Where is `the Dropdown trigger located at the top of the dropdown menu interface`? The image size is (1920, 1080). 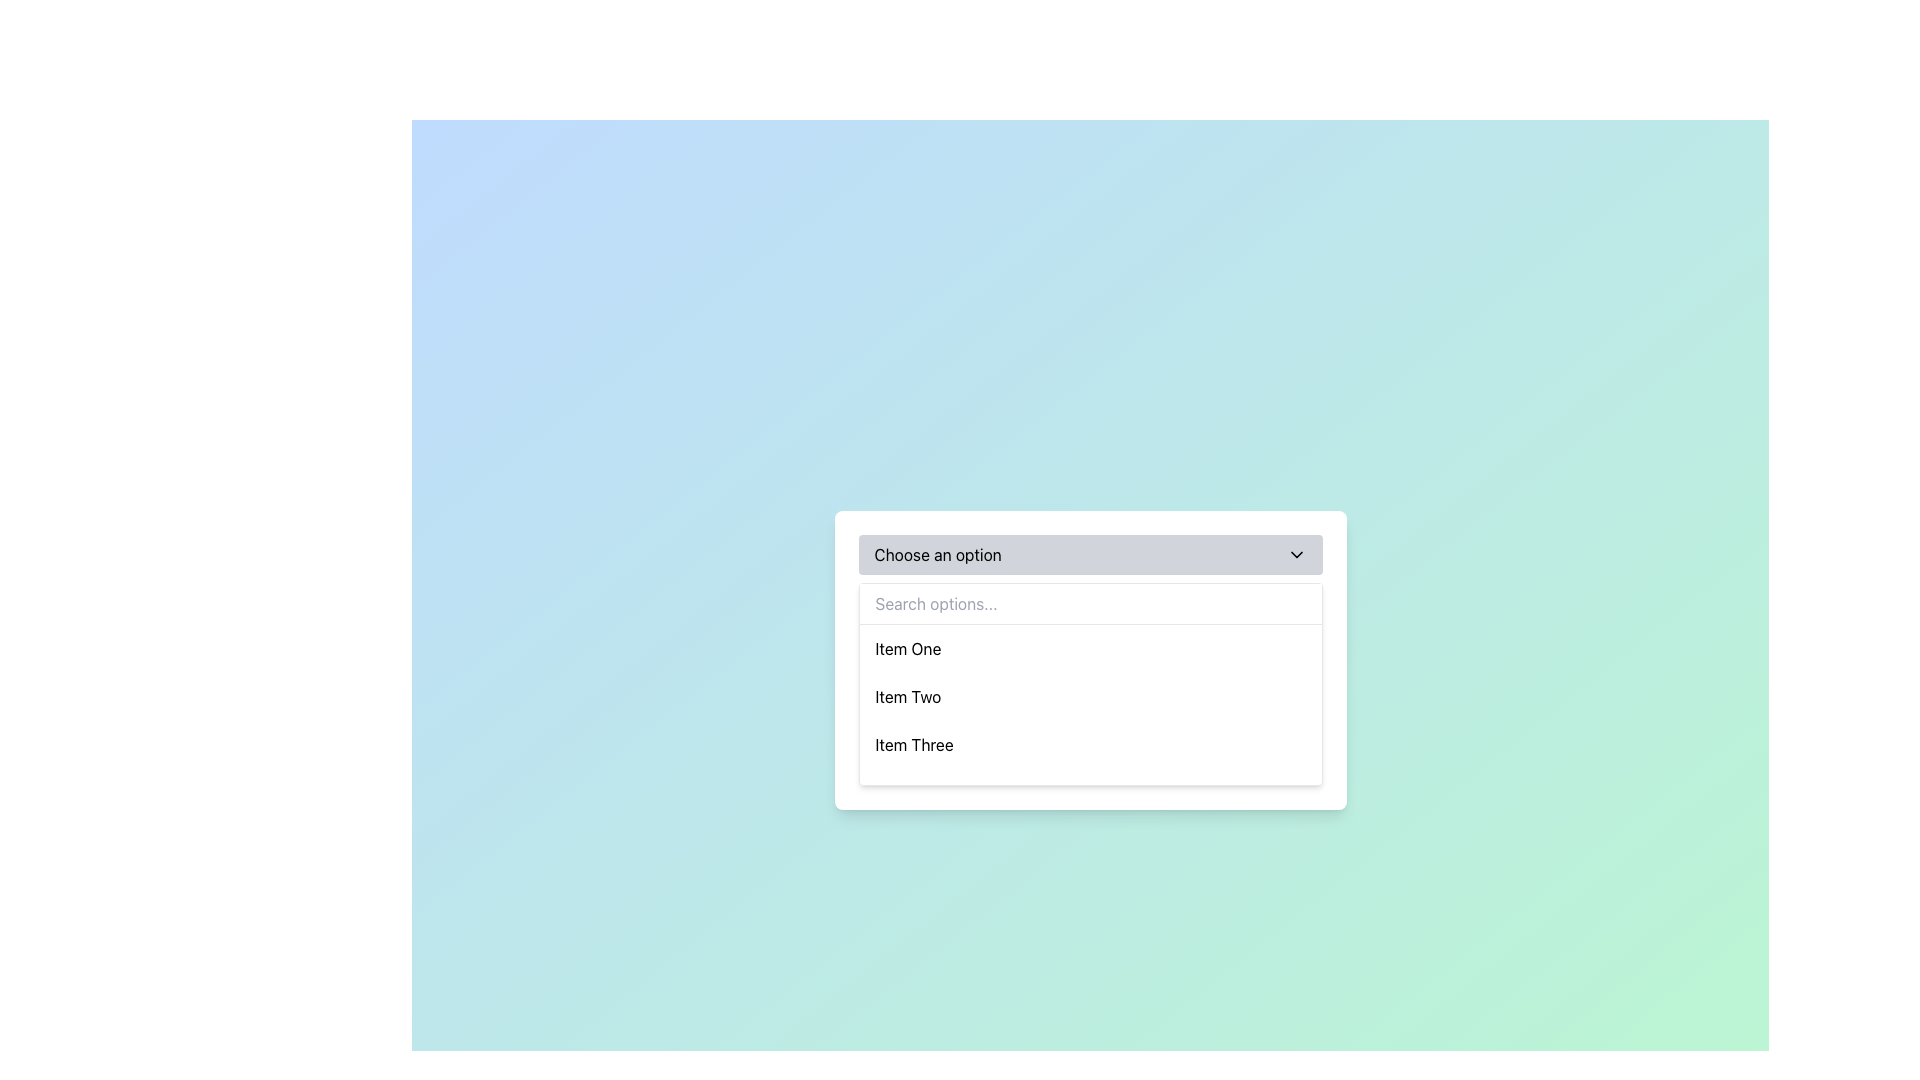
the Dropdown trigger located at the top of the dropdown menu interface is located at coordinates (1089, 554).